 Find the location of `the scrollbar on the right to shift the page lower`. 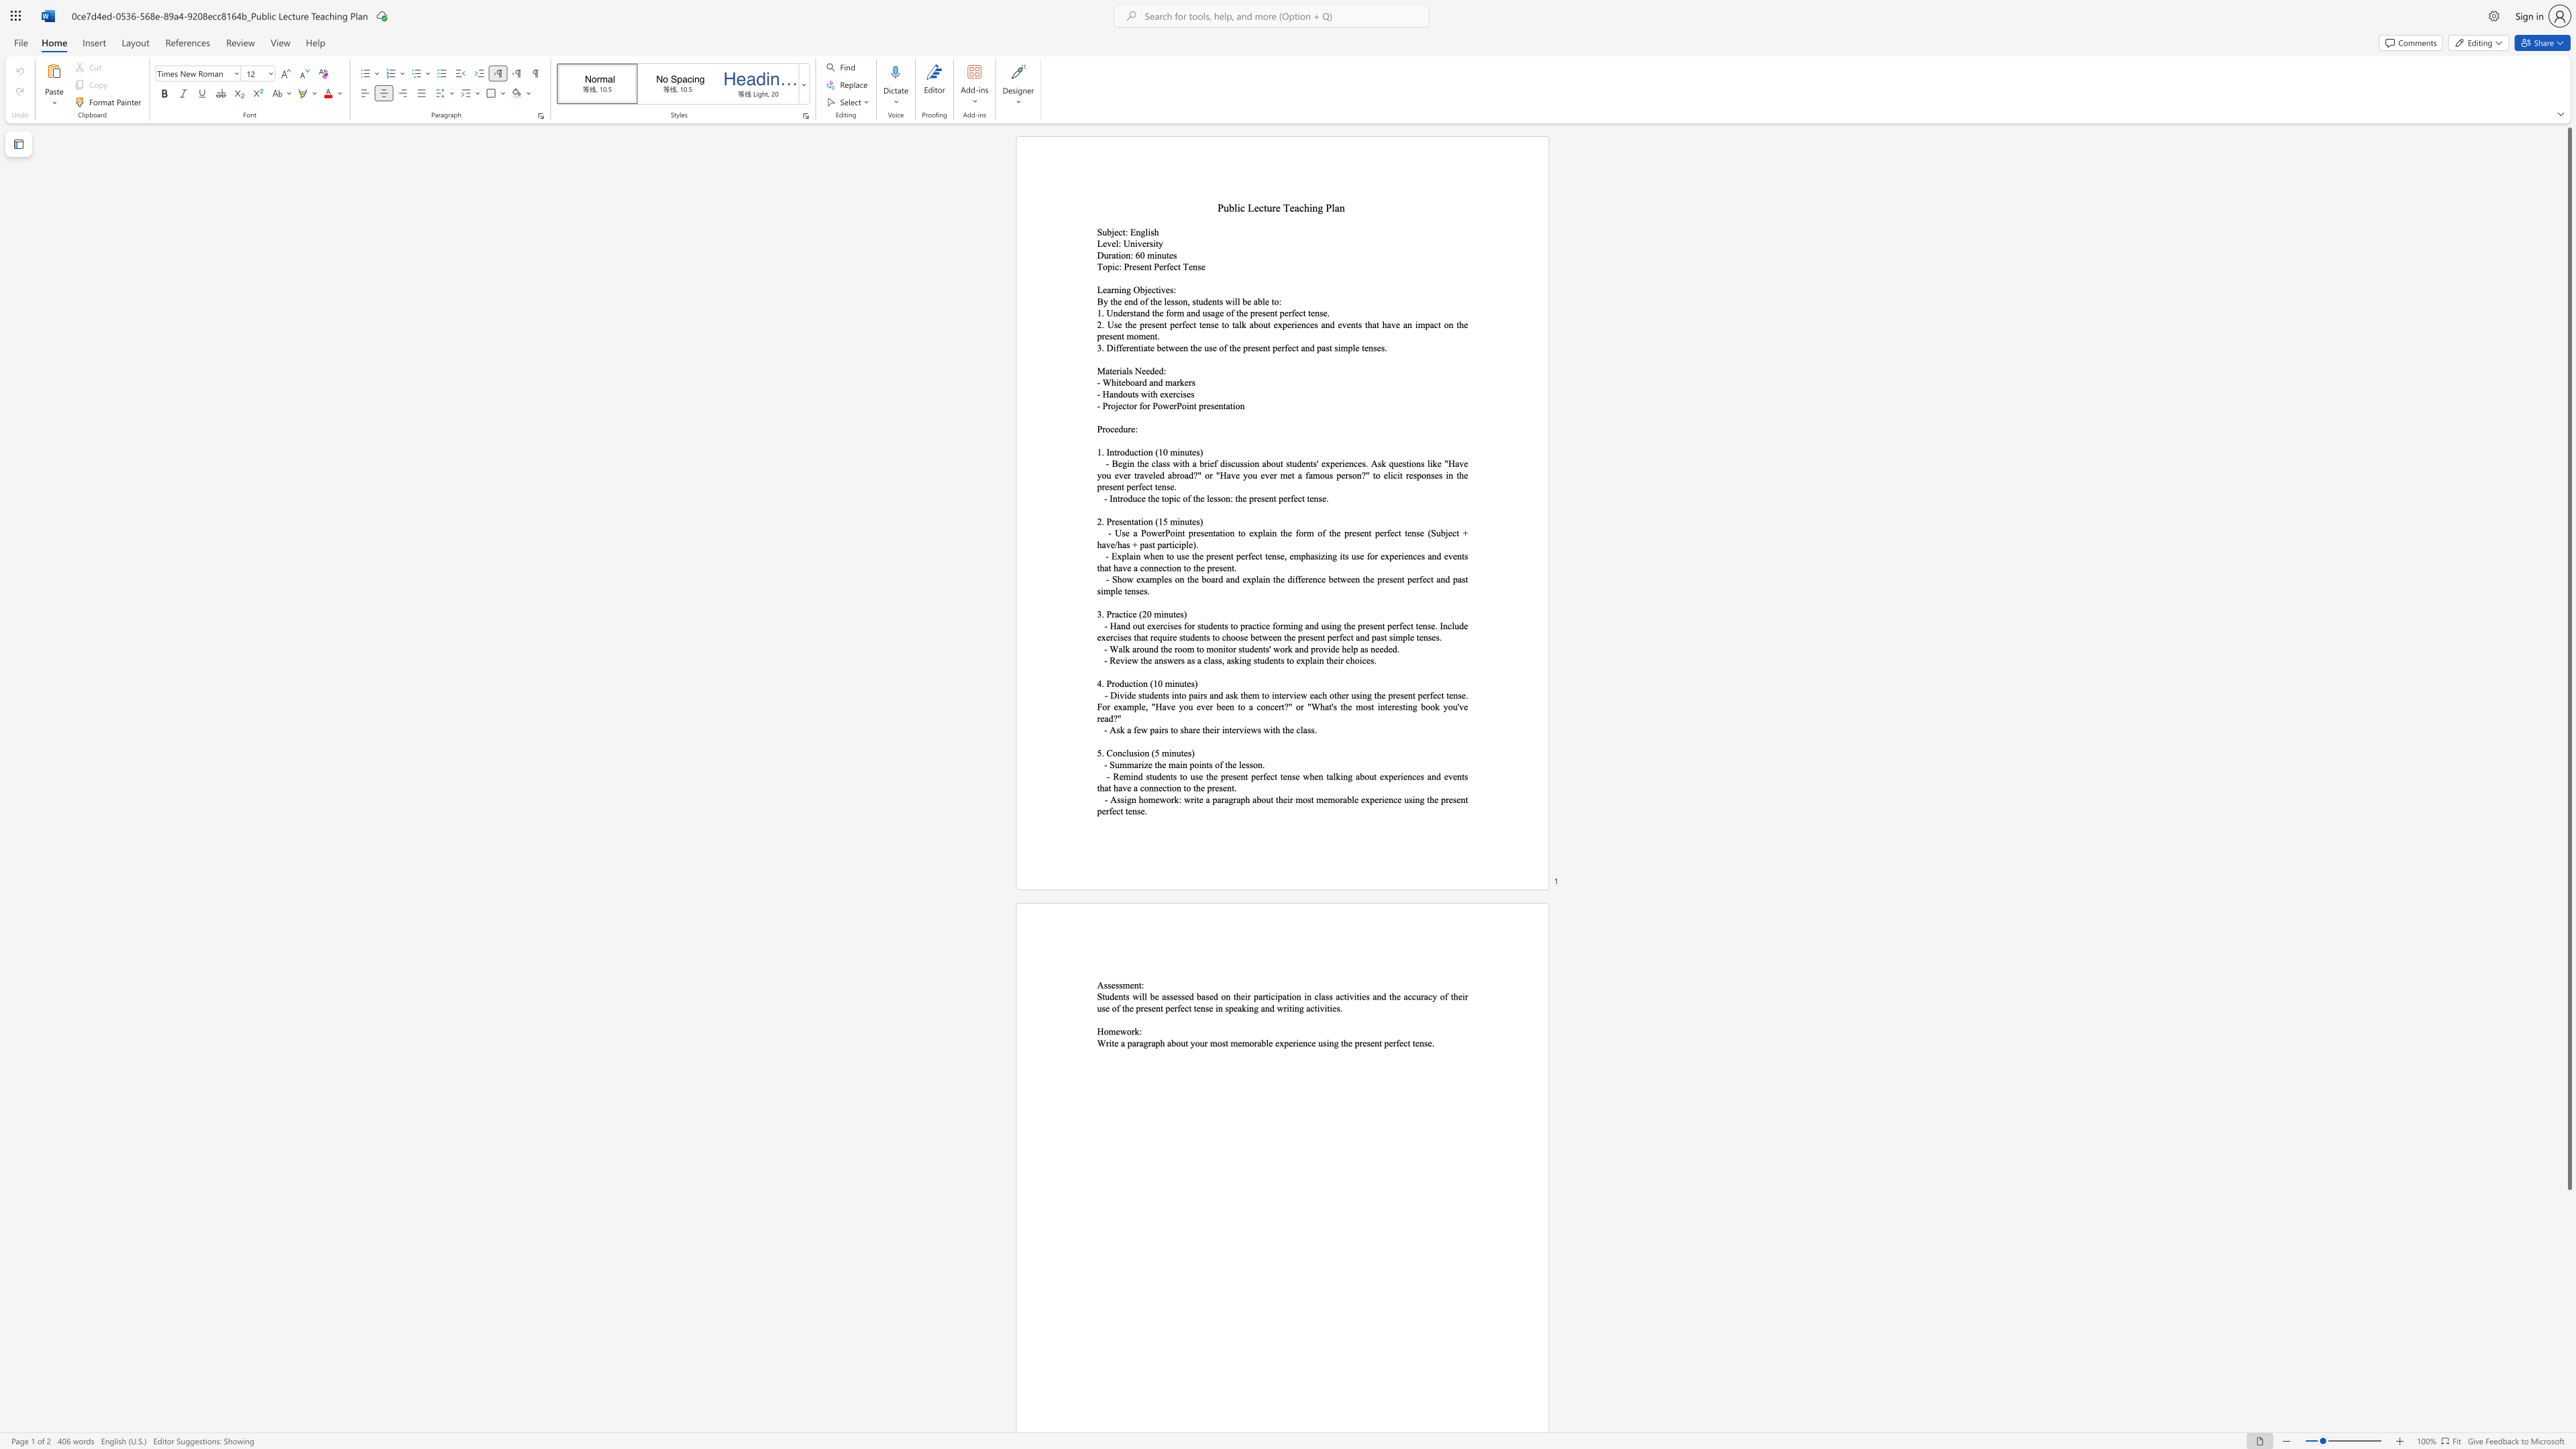

the scrollbar on the right to shift the page lower is located at coordinates (2568, 1287).